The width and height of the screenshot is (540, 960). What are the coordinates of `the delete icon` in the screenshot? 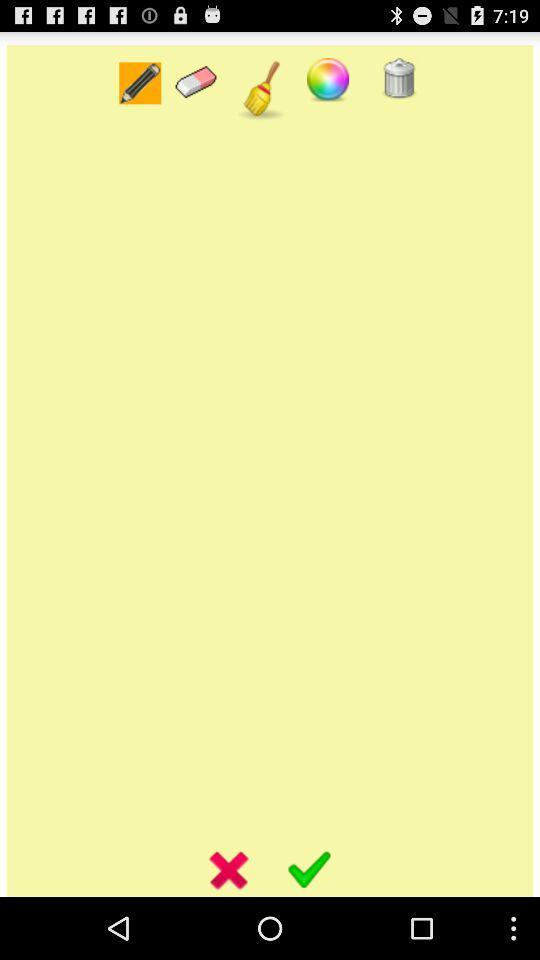 It's located at (399, 84).